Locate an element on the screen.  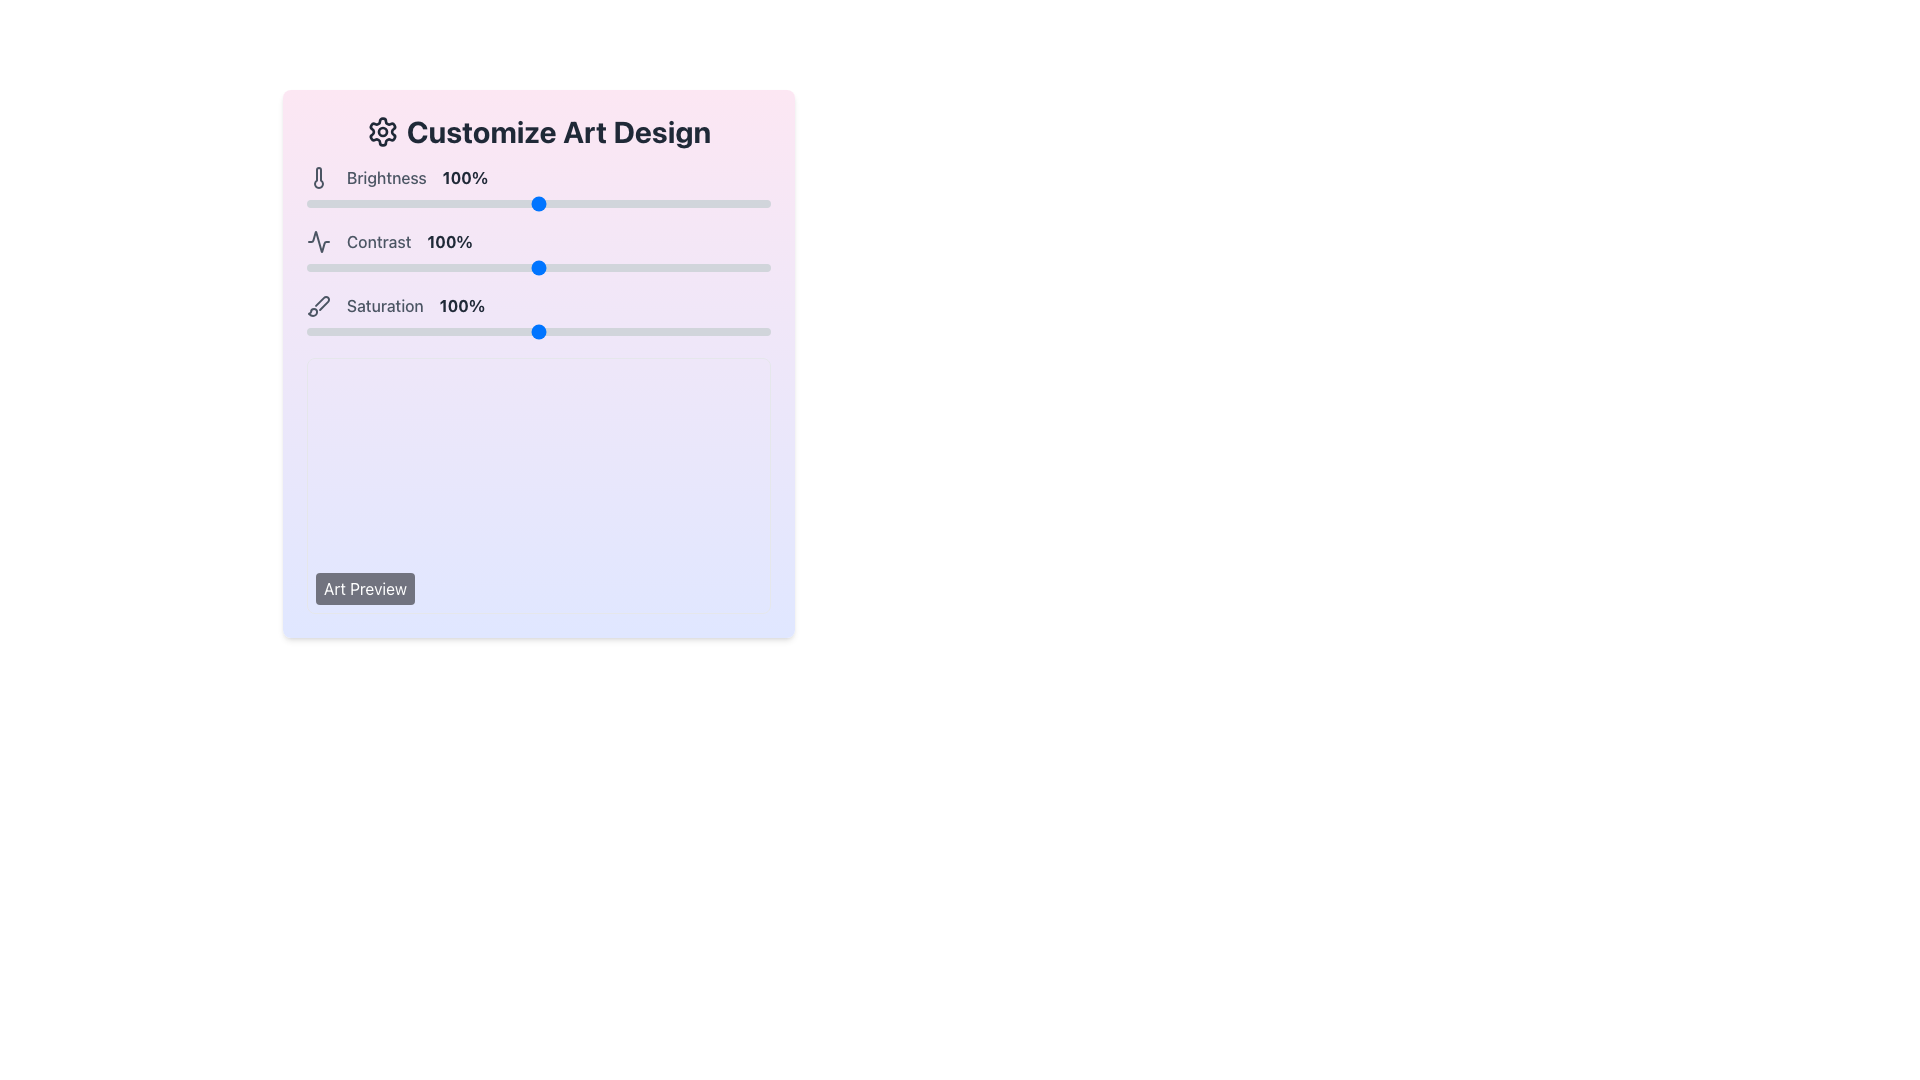
the saturation is located at coordinates (765, 330).